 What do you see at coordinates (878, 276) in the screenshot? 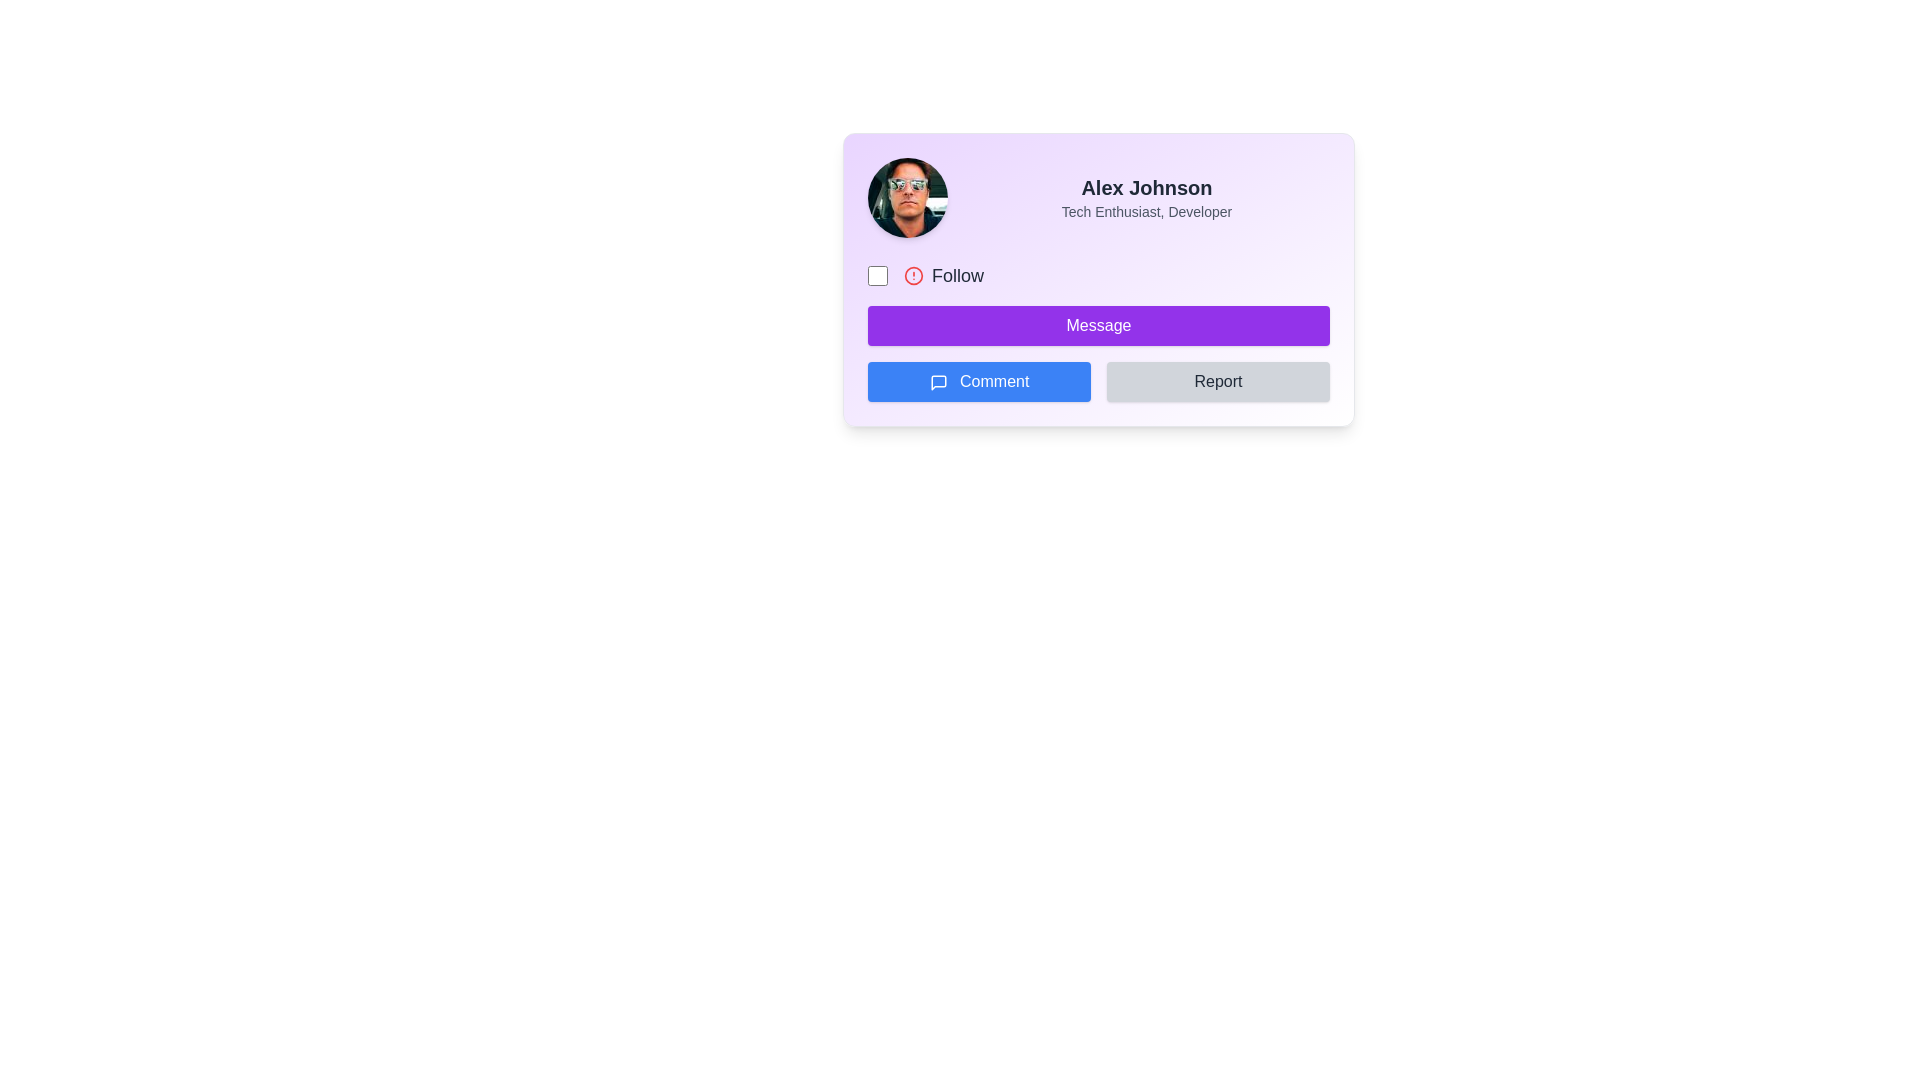
I see `the checkbox located to the left of the 'Follow' text` at bounding box center [878, 276].